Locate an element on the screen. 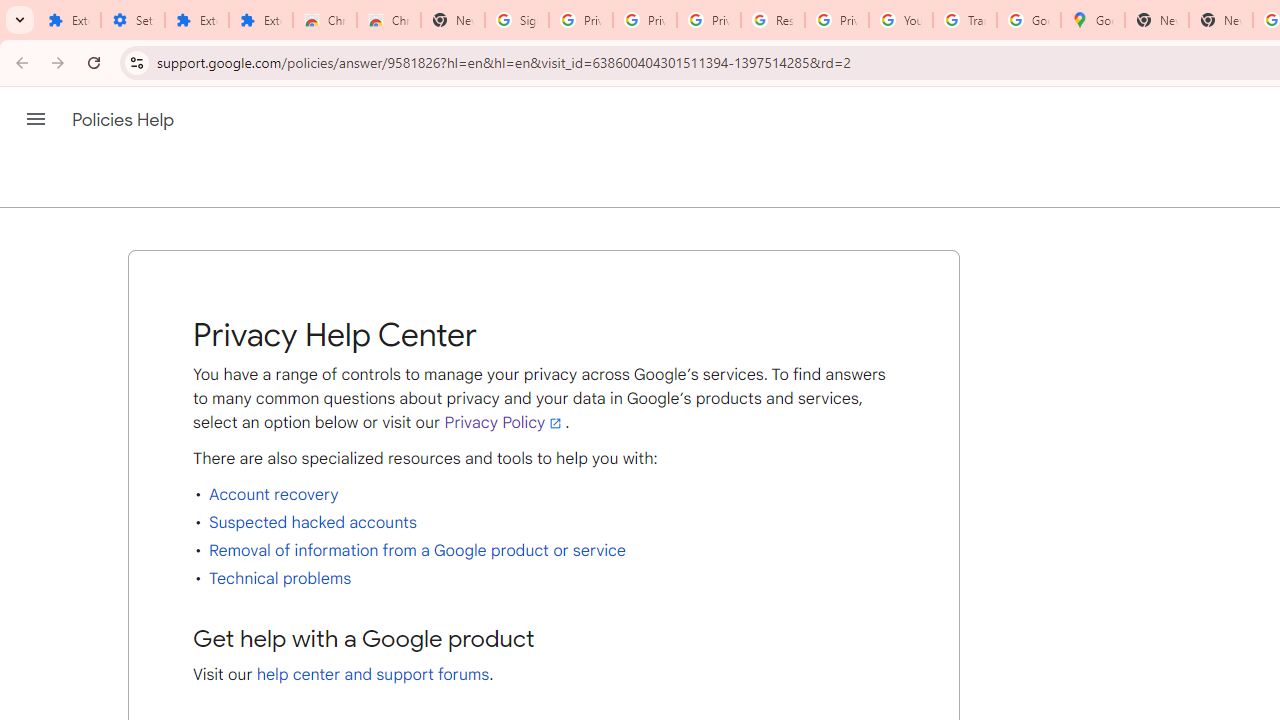  'Main menu' is located at coordinates (35, 119).